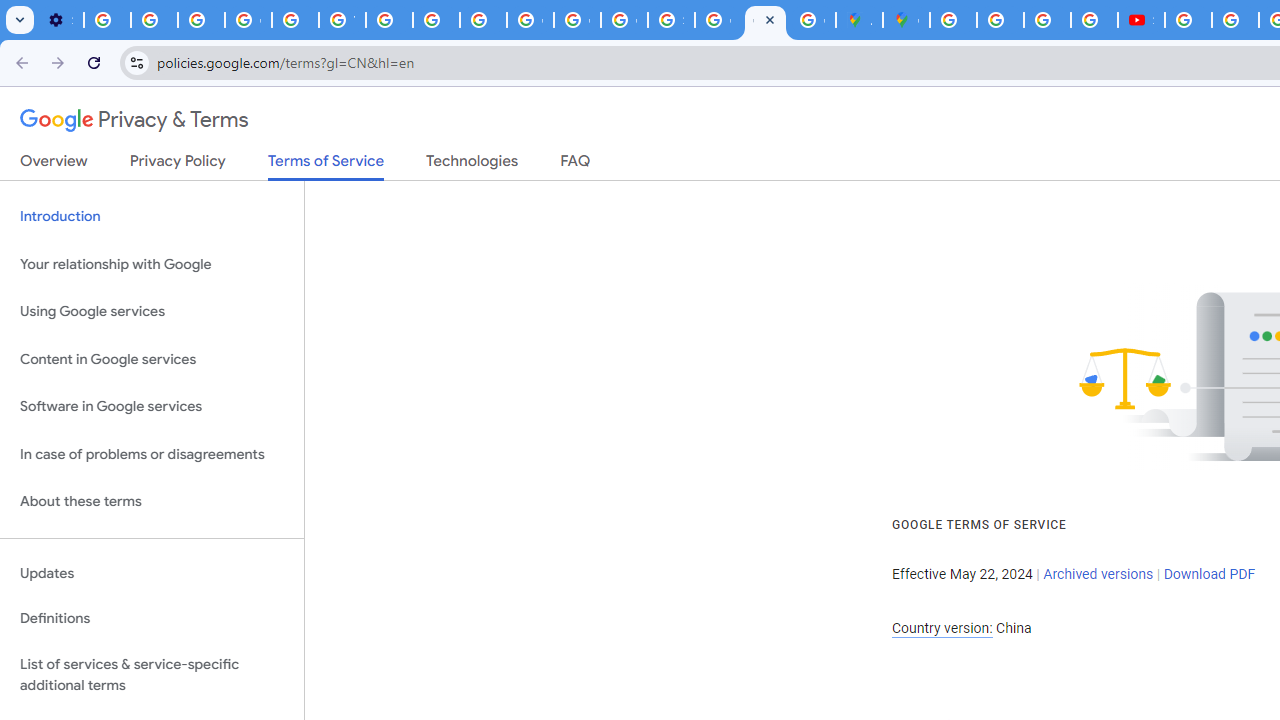  What do you see at coordinates (1188, 20) in the screenshot?
I see `'How Chrome protects your passwords - Google Chrome Help'` at bounding box center [1188, 20].